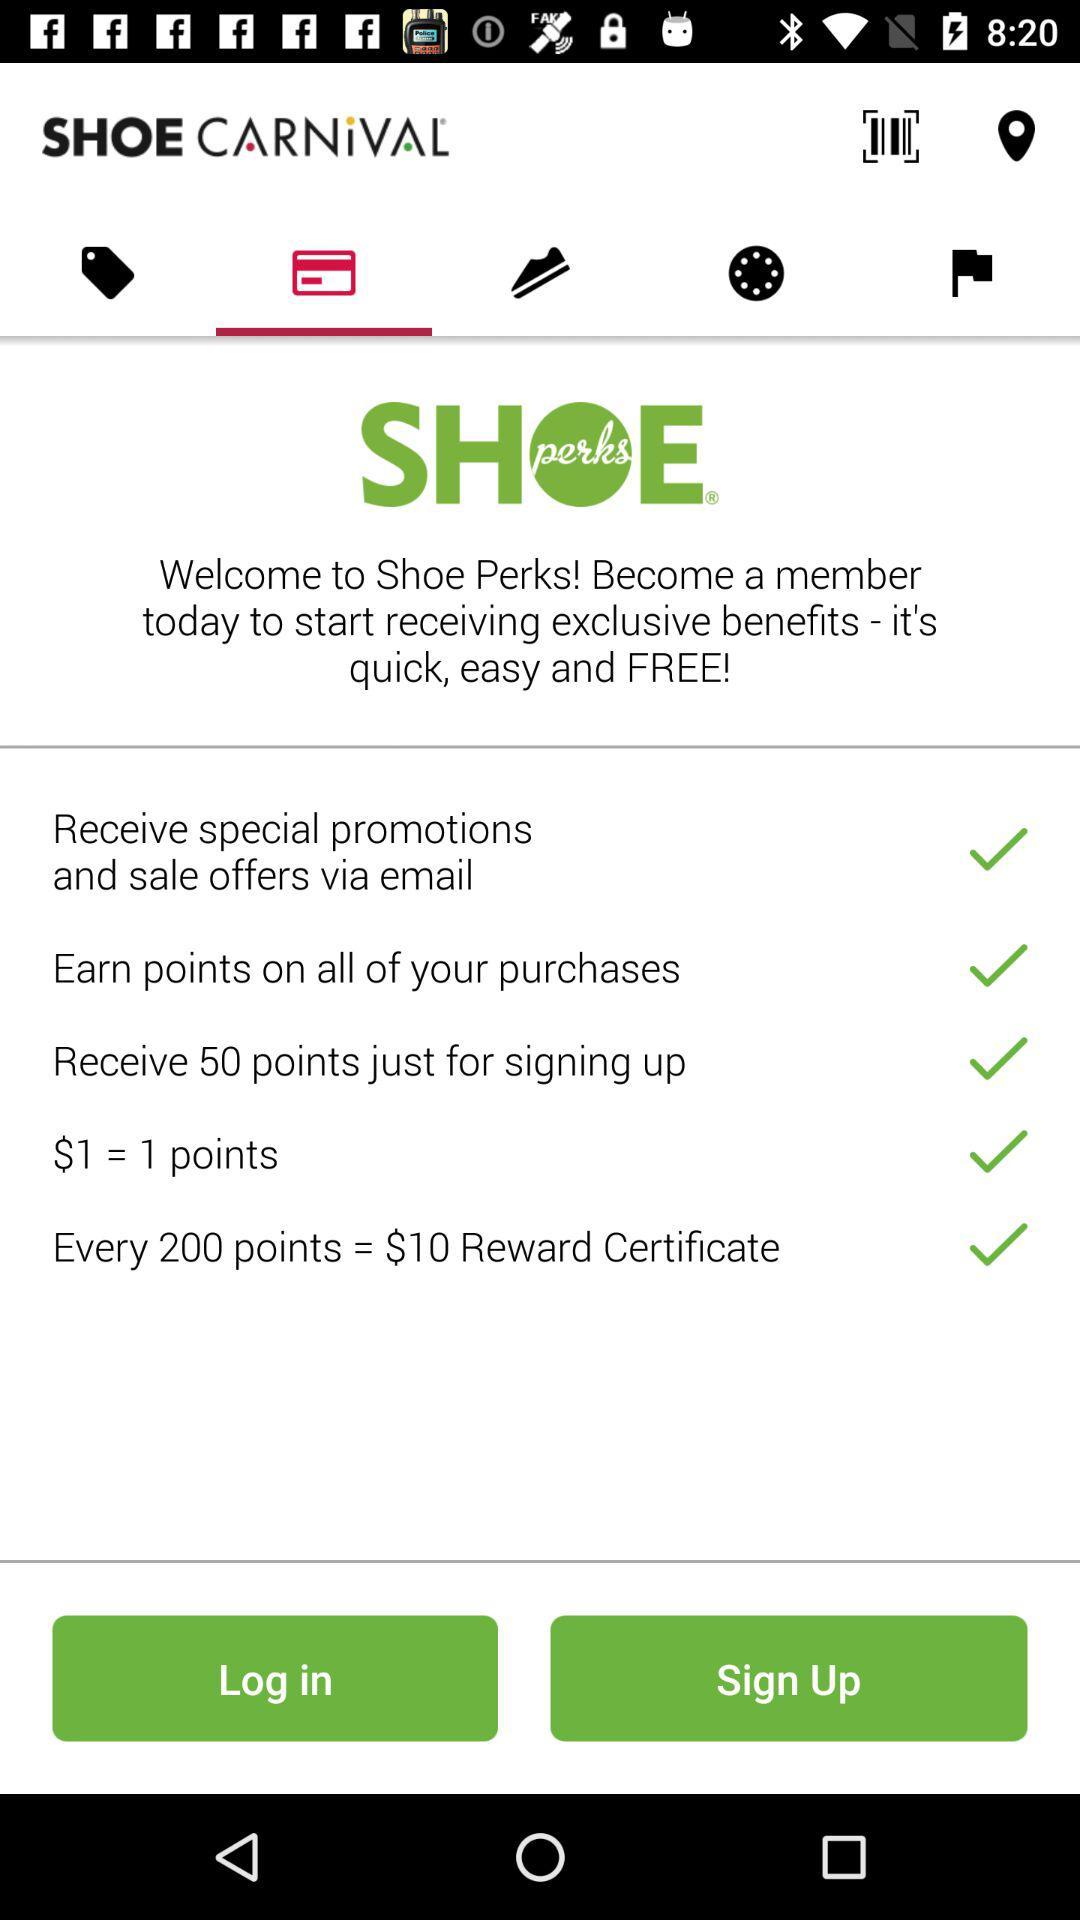 This screenshot has width=1080, height=1920. Describe the element at coordinates (788, 1678) in the screenshot. I see `the icon to the right of log in icon` at that location.